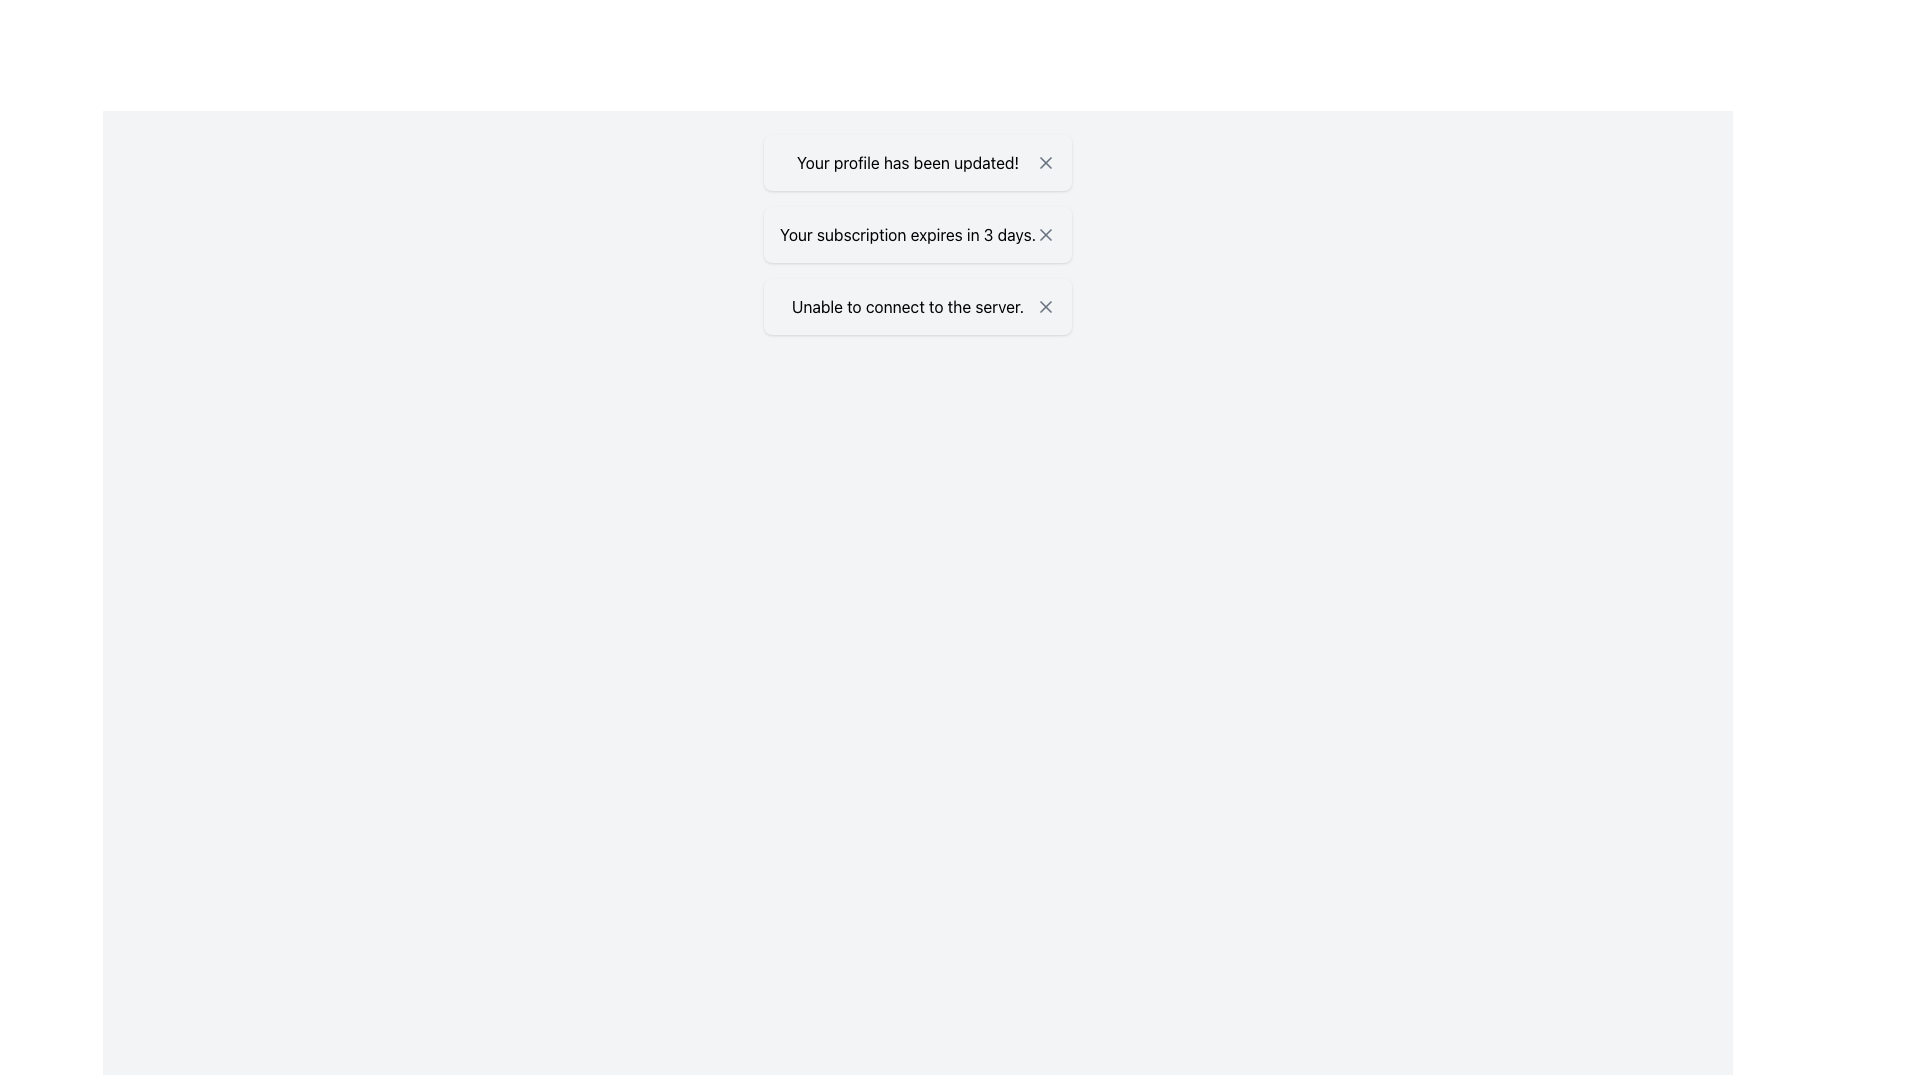 This screenshot has height=1080, width=1920. Describe the element at coordinates (906, 307) in the screenshot. I see `the static text label displaying 'Unable to connect to the server.' which is colored dark red and has a warning appearance with a lightly tinted red background` at that location.